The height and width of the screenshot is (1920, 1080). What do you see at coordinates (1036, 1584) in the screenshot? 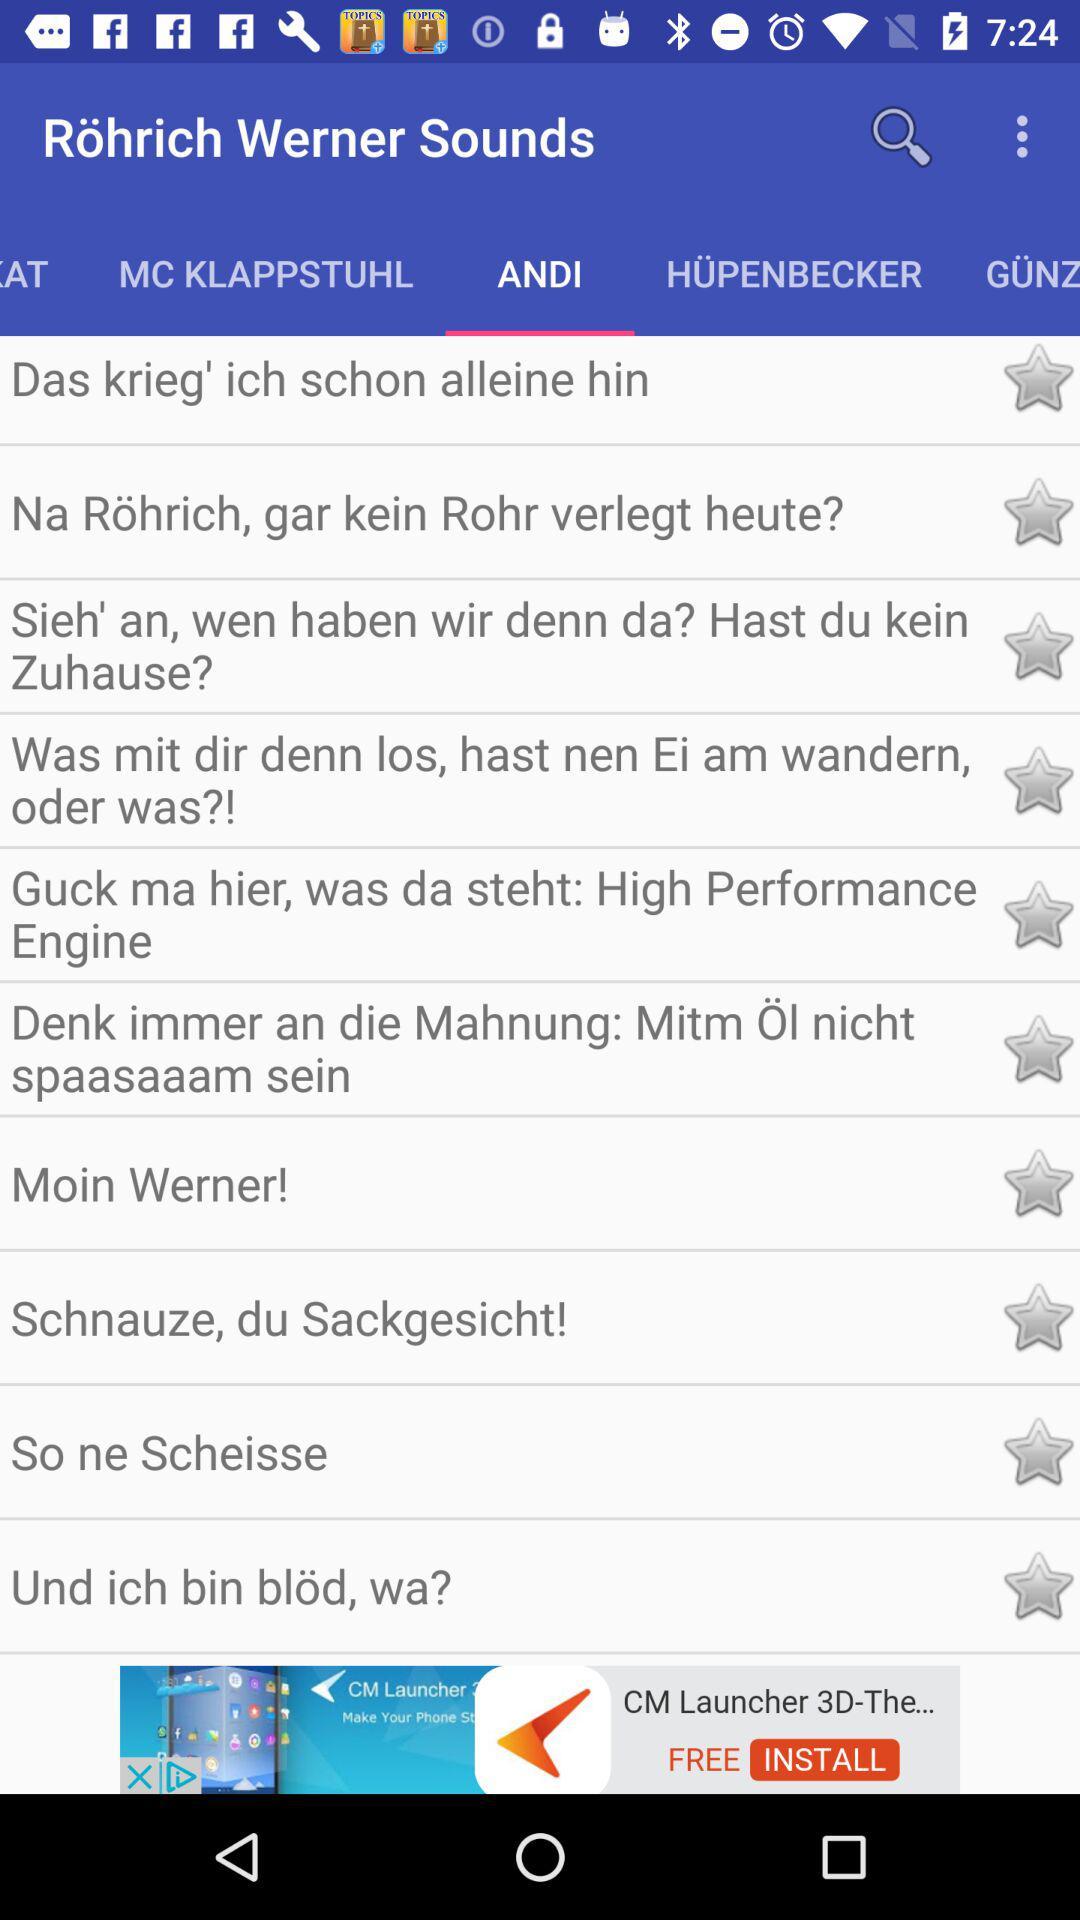
I see `the favorites` at bounding box center [1036, 1584].